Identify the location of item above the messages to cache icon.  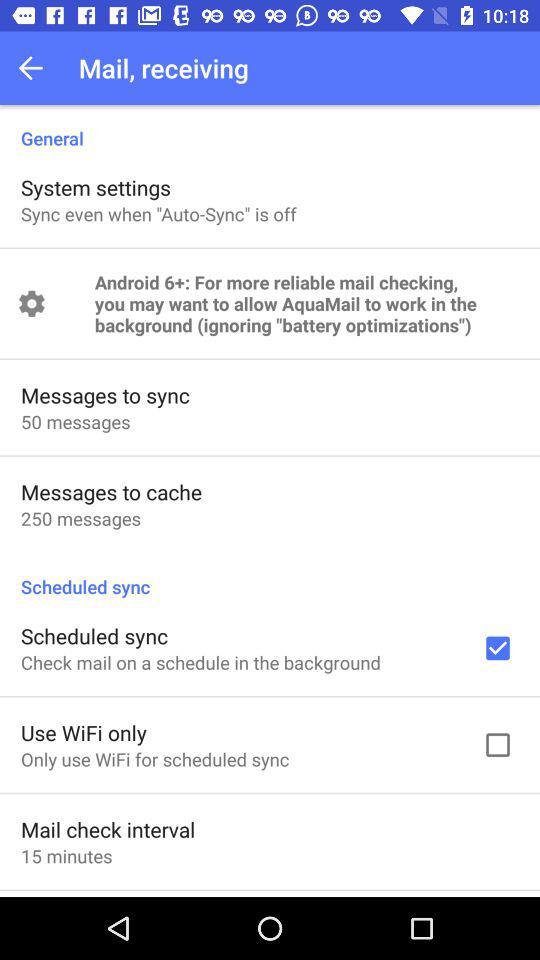
(74, 421).